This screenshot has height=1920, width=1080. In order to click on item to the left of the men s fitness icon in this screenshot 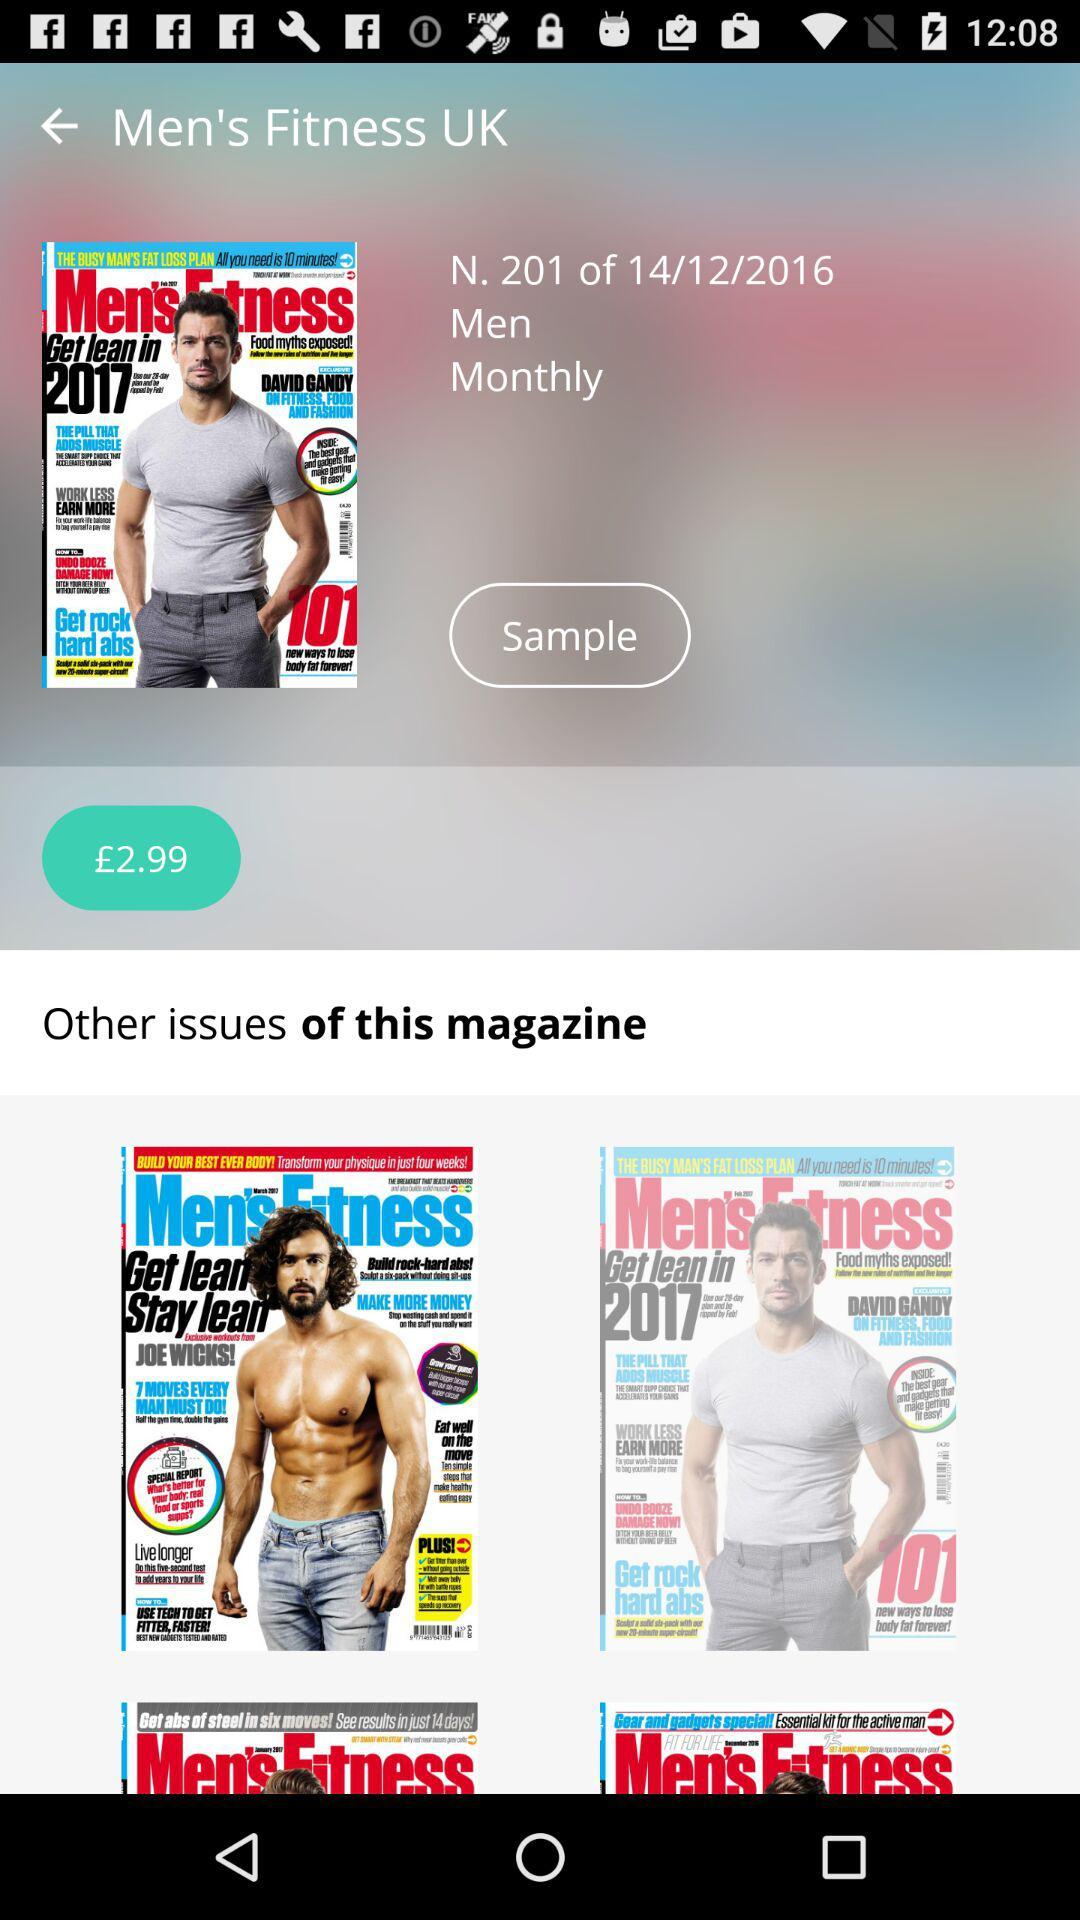, I will do `click(58, 124)`.